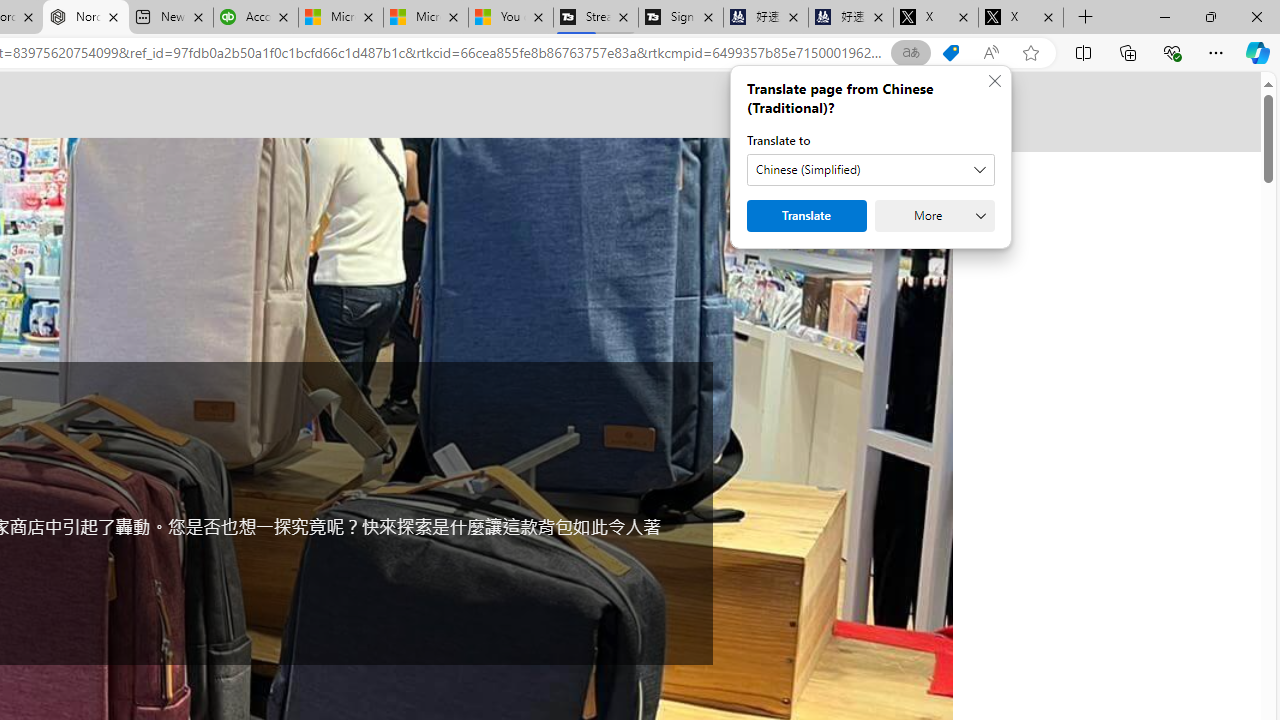 This screenshot has width=1280, height=720. I want to click on 'Accounting Software for Accountants, CPAs and Bookkeepers', so click(255, 17).